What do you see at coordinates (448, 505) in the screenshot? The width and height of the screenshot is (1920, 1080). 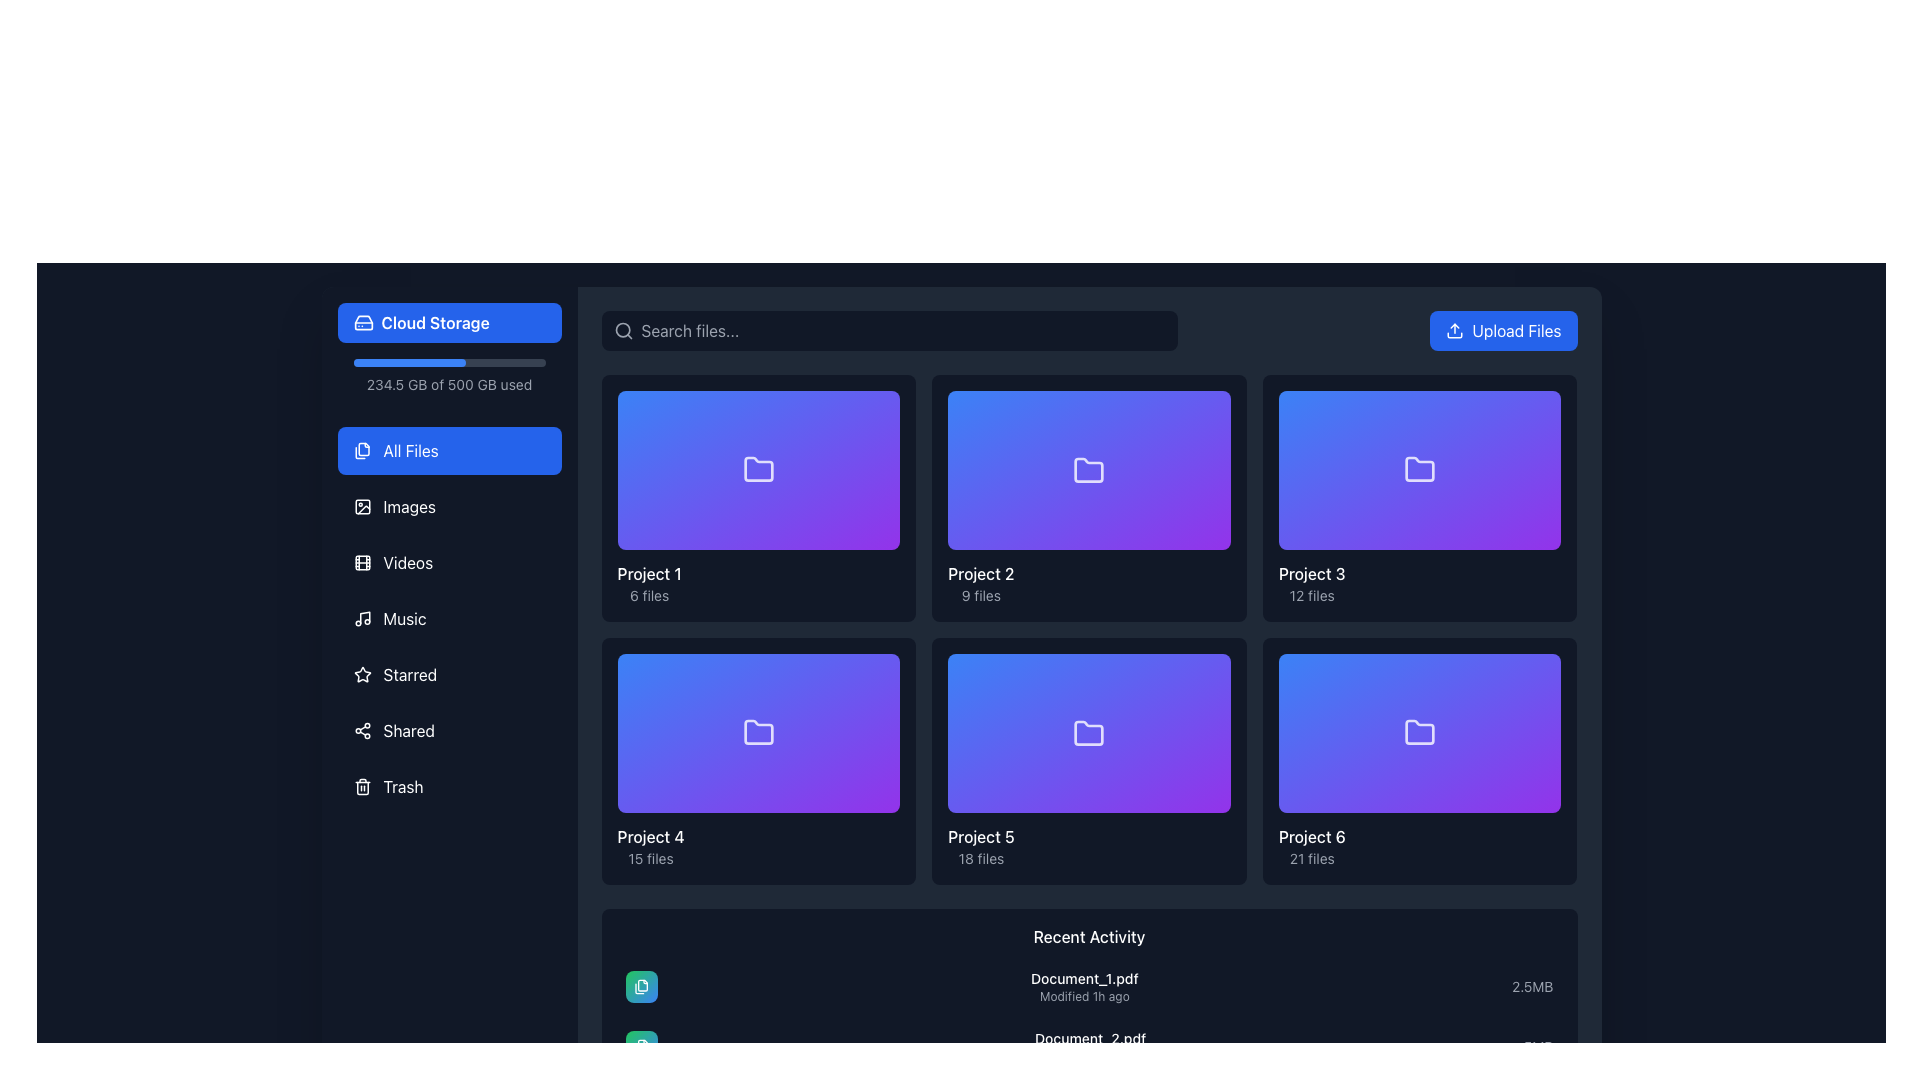 I see `the navigation button located in the left-hand sidebar, directly beneath the 'All Files' option` at bounding box center [448, 505].